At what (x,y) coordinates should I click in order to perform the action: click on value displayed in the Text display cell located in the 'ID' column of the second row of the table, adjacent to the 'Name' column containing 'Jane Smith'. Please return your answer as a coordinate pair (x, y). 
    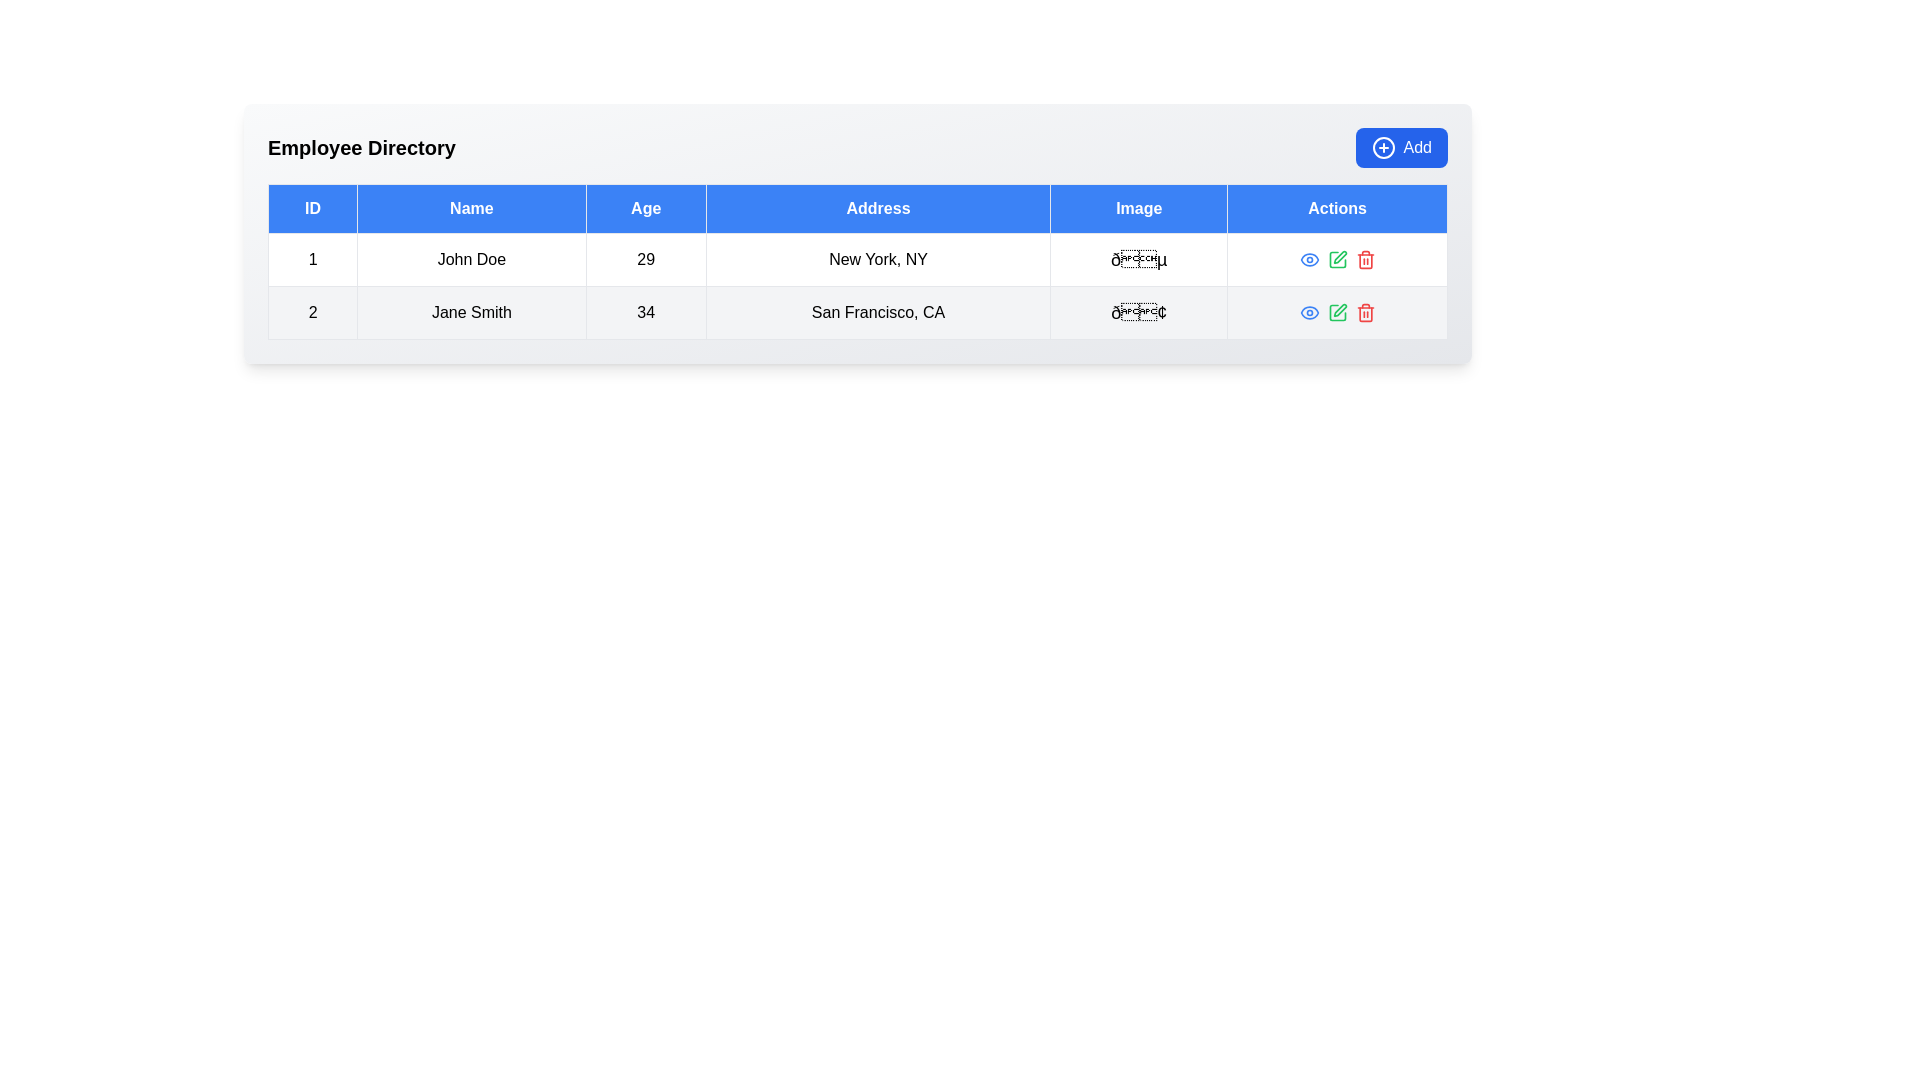
    Looking at the image, I should click on (312, 312).